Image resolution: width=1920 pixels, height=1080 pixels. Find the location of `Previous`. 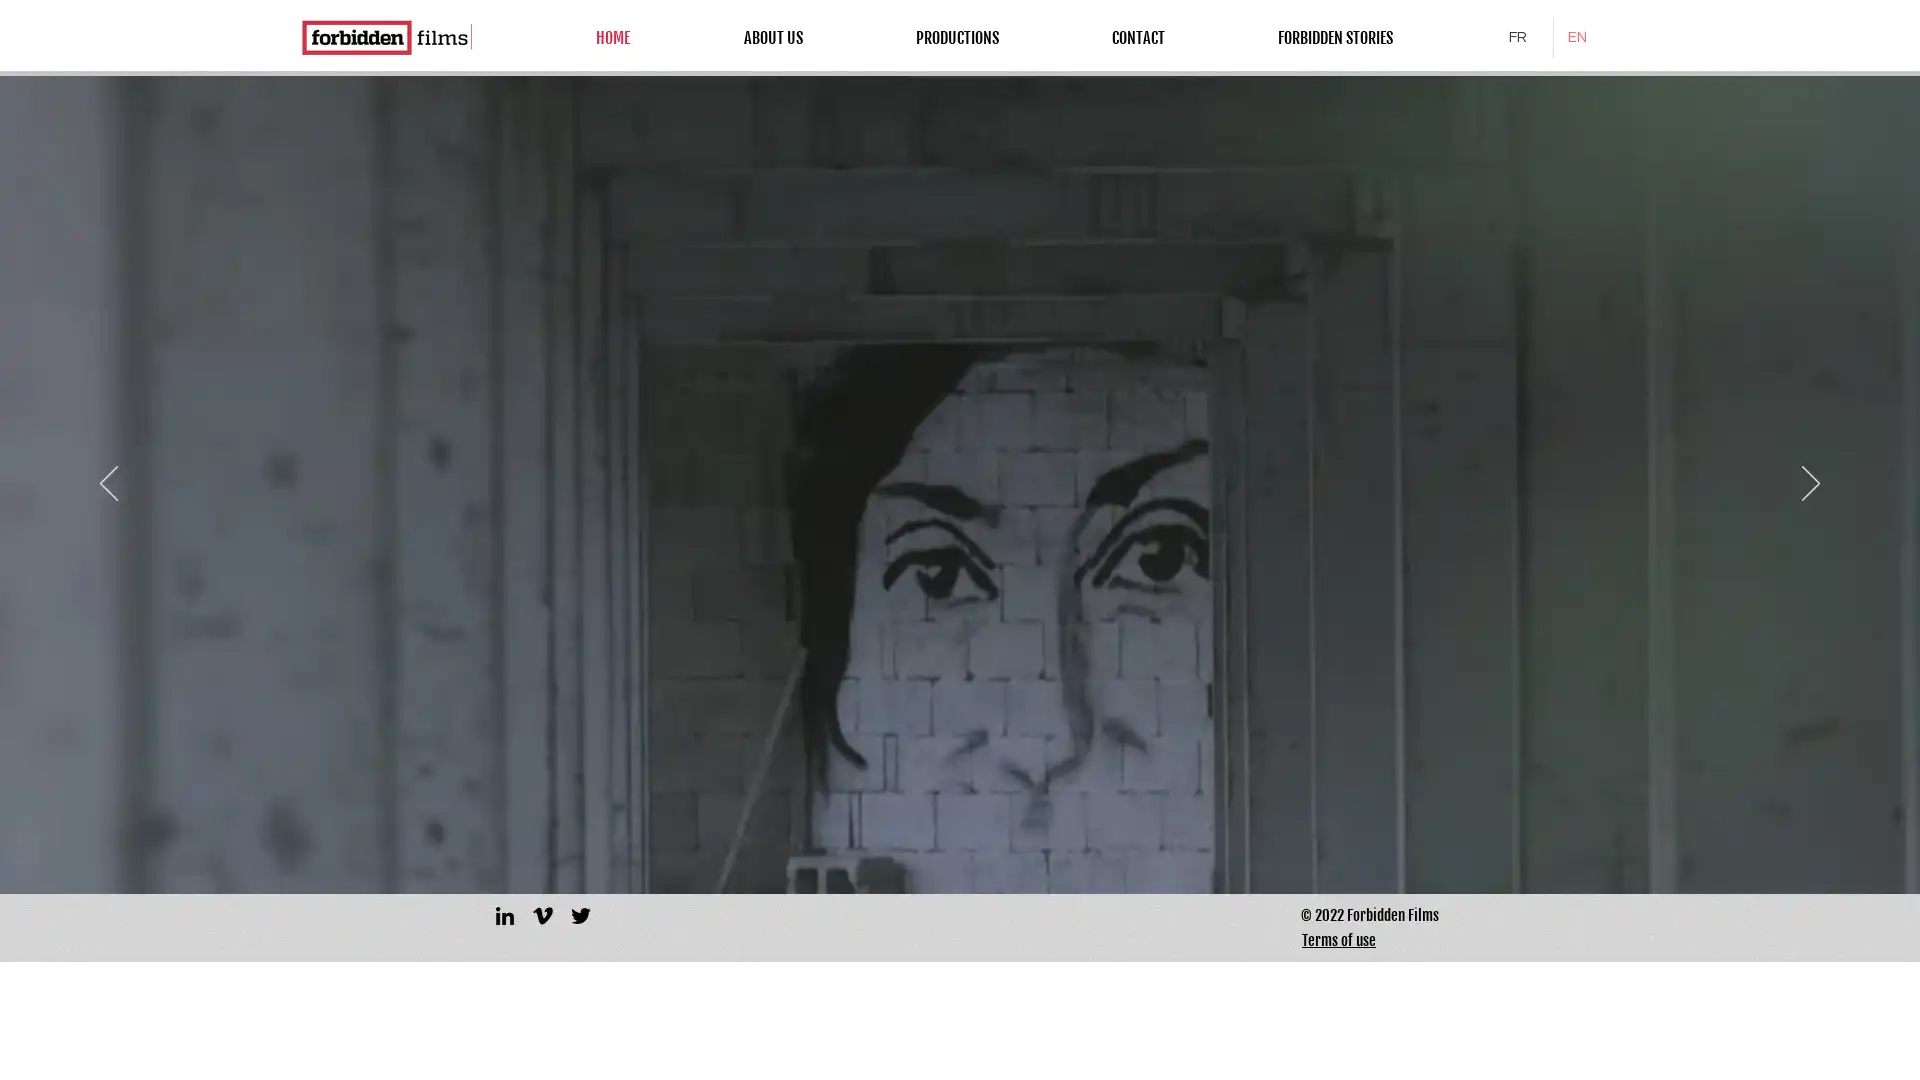

Previous is located at coordinates (108, 484).